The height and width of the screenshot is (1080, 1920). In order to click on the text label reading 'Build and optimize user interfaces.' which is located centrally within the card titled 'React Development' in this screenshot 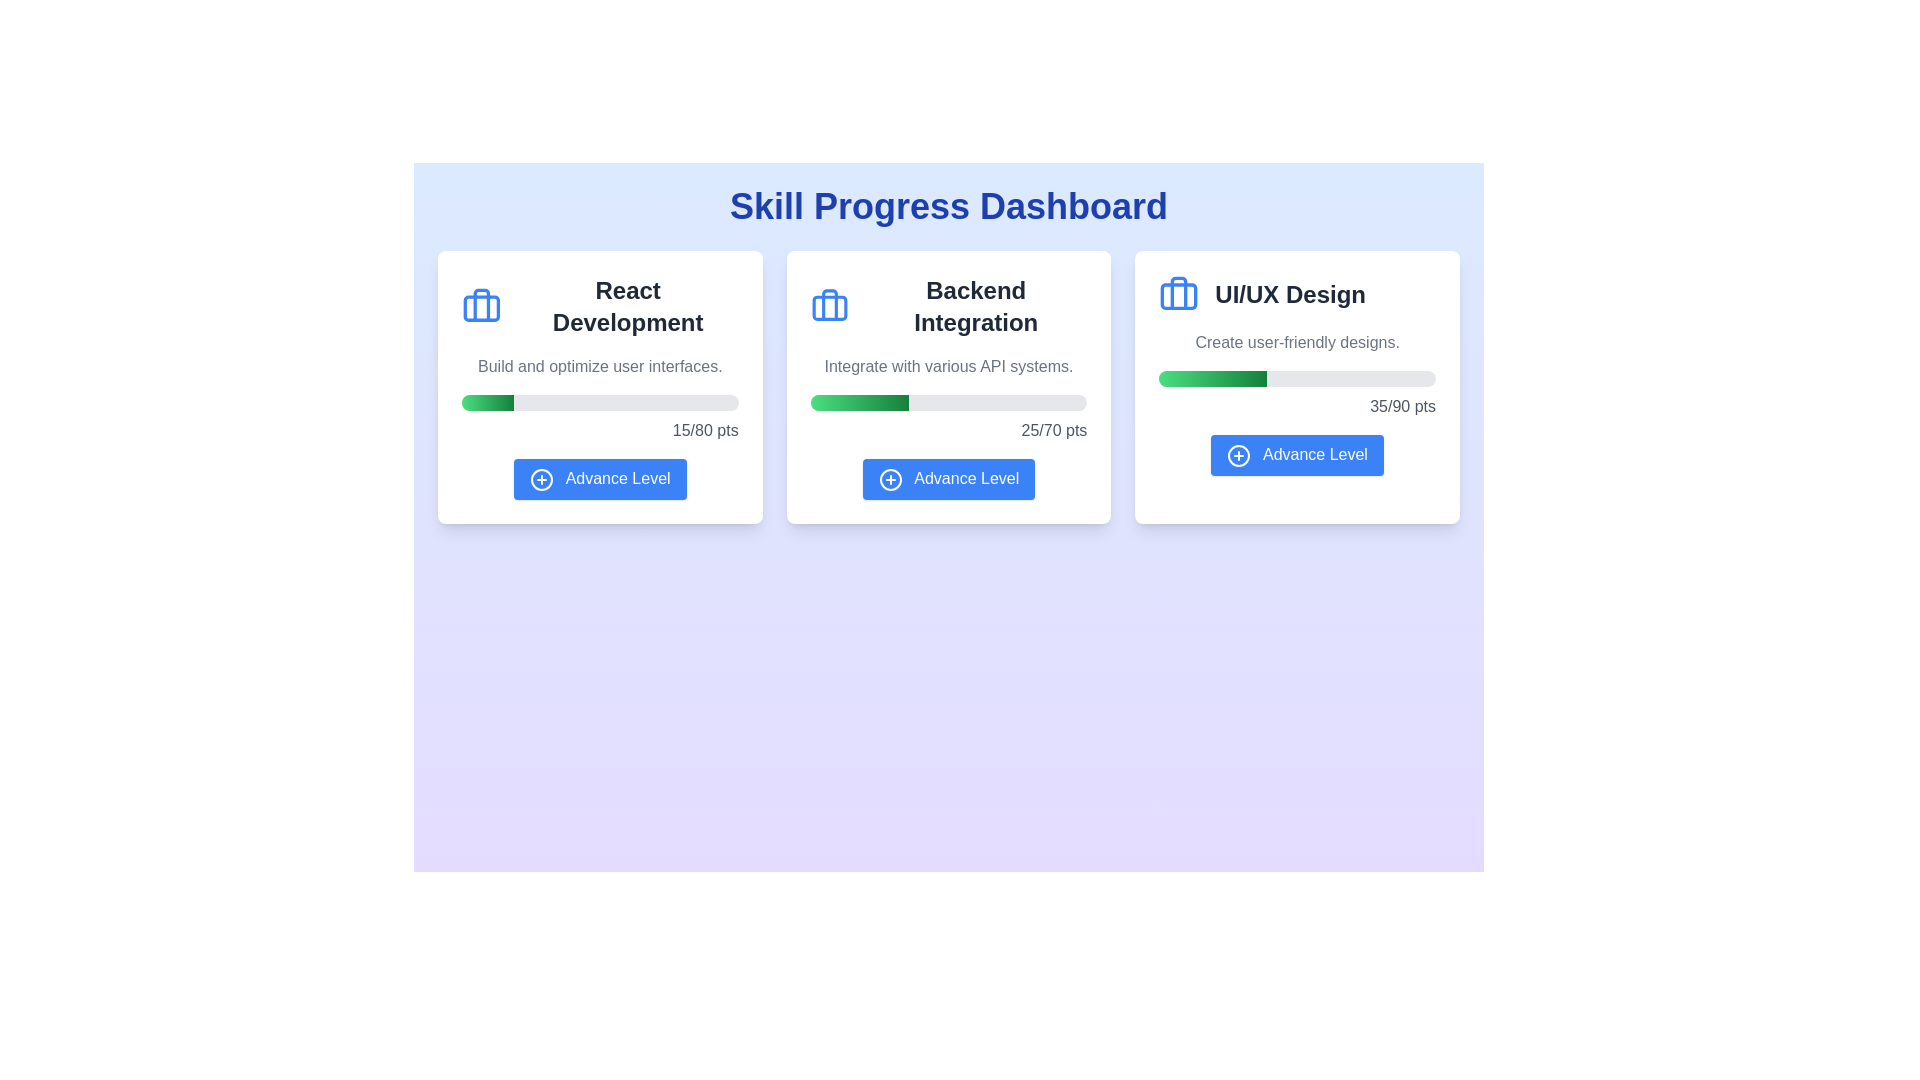, I will do `click(599, 366)`.